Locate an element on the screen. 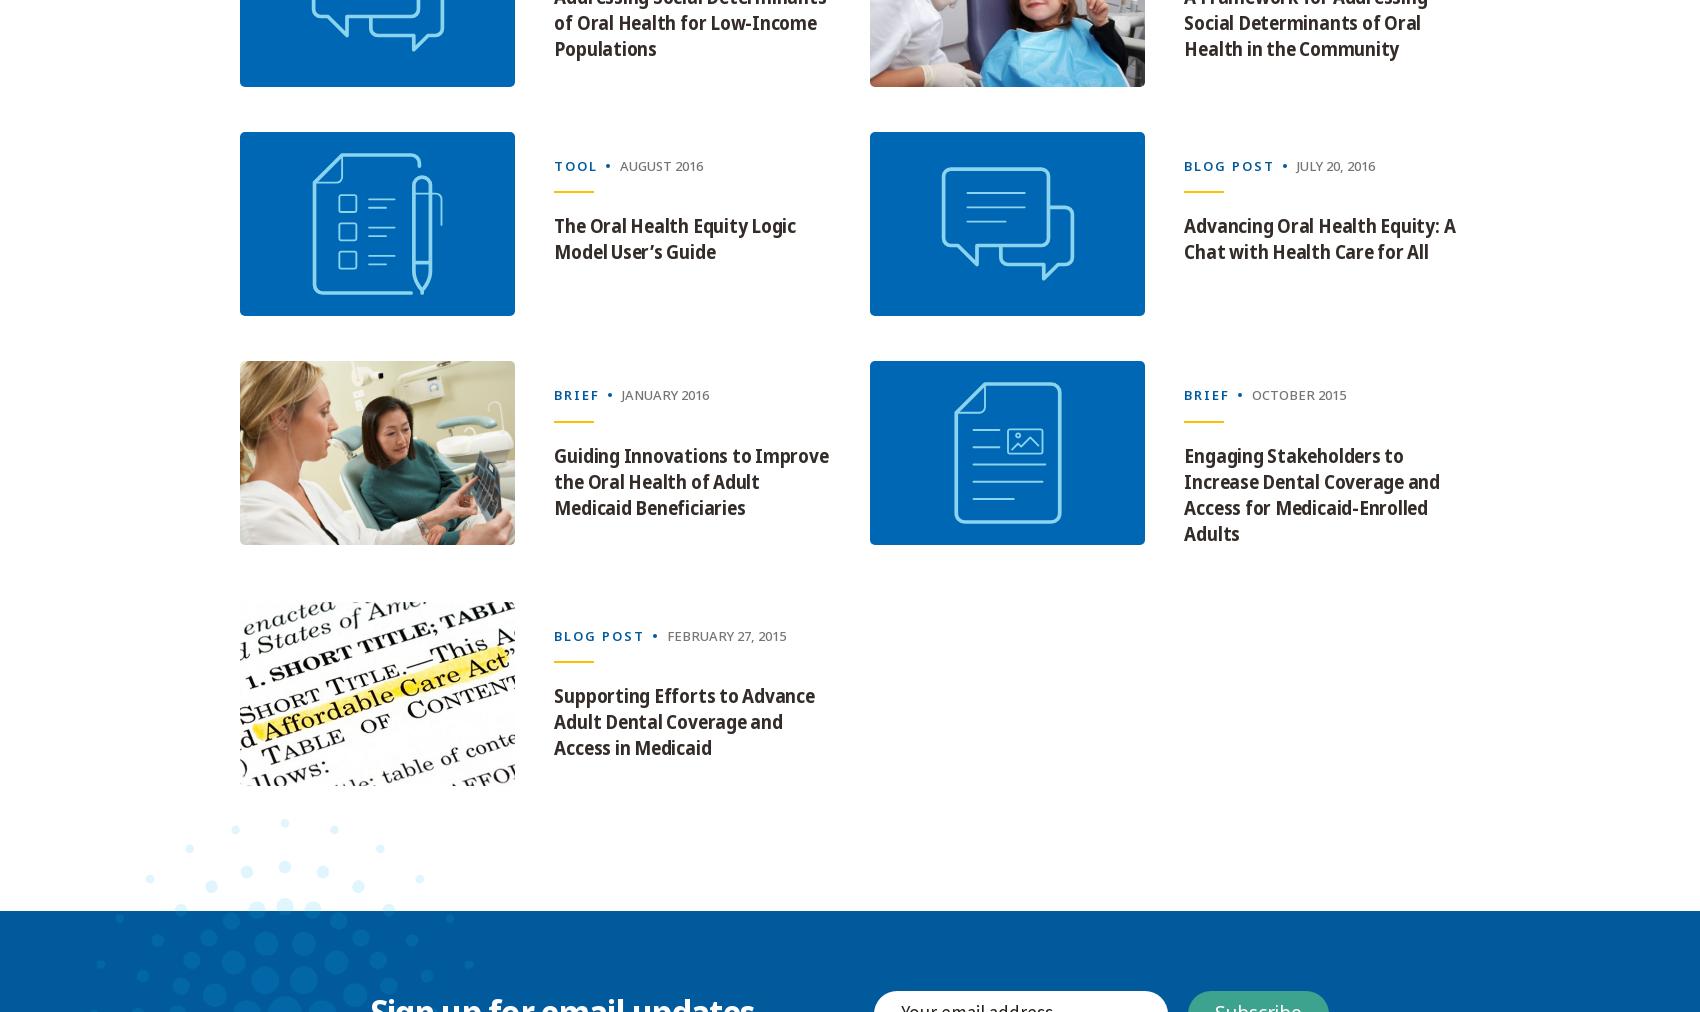 This screenshot has height=1012, width=1700. 'February 27, 2015' is located at coordinates (726, 635).